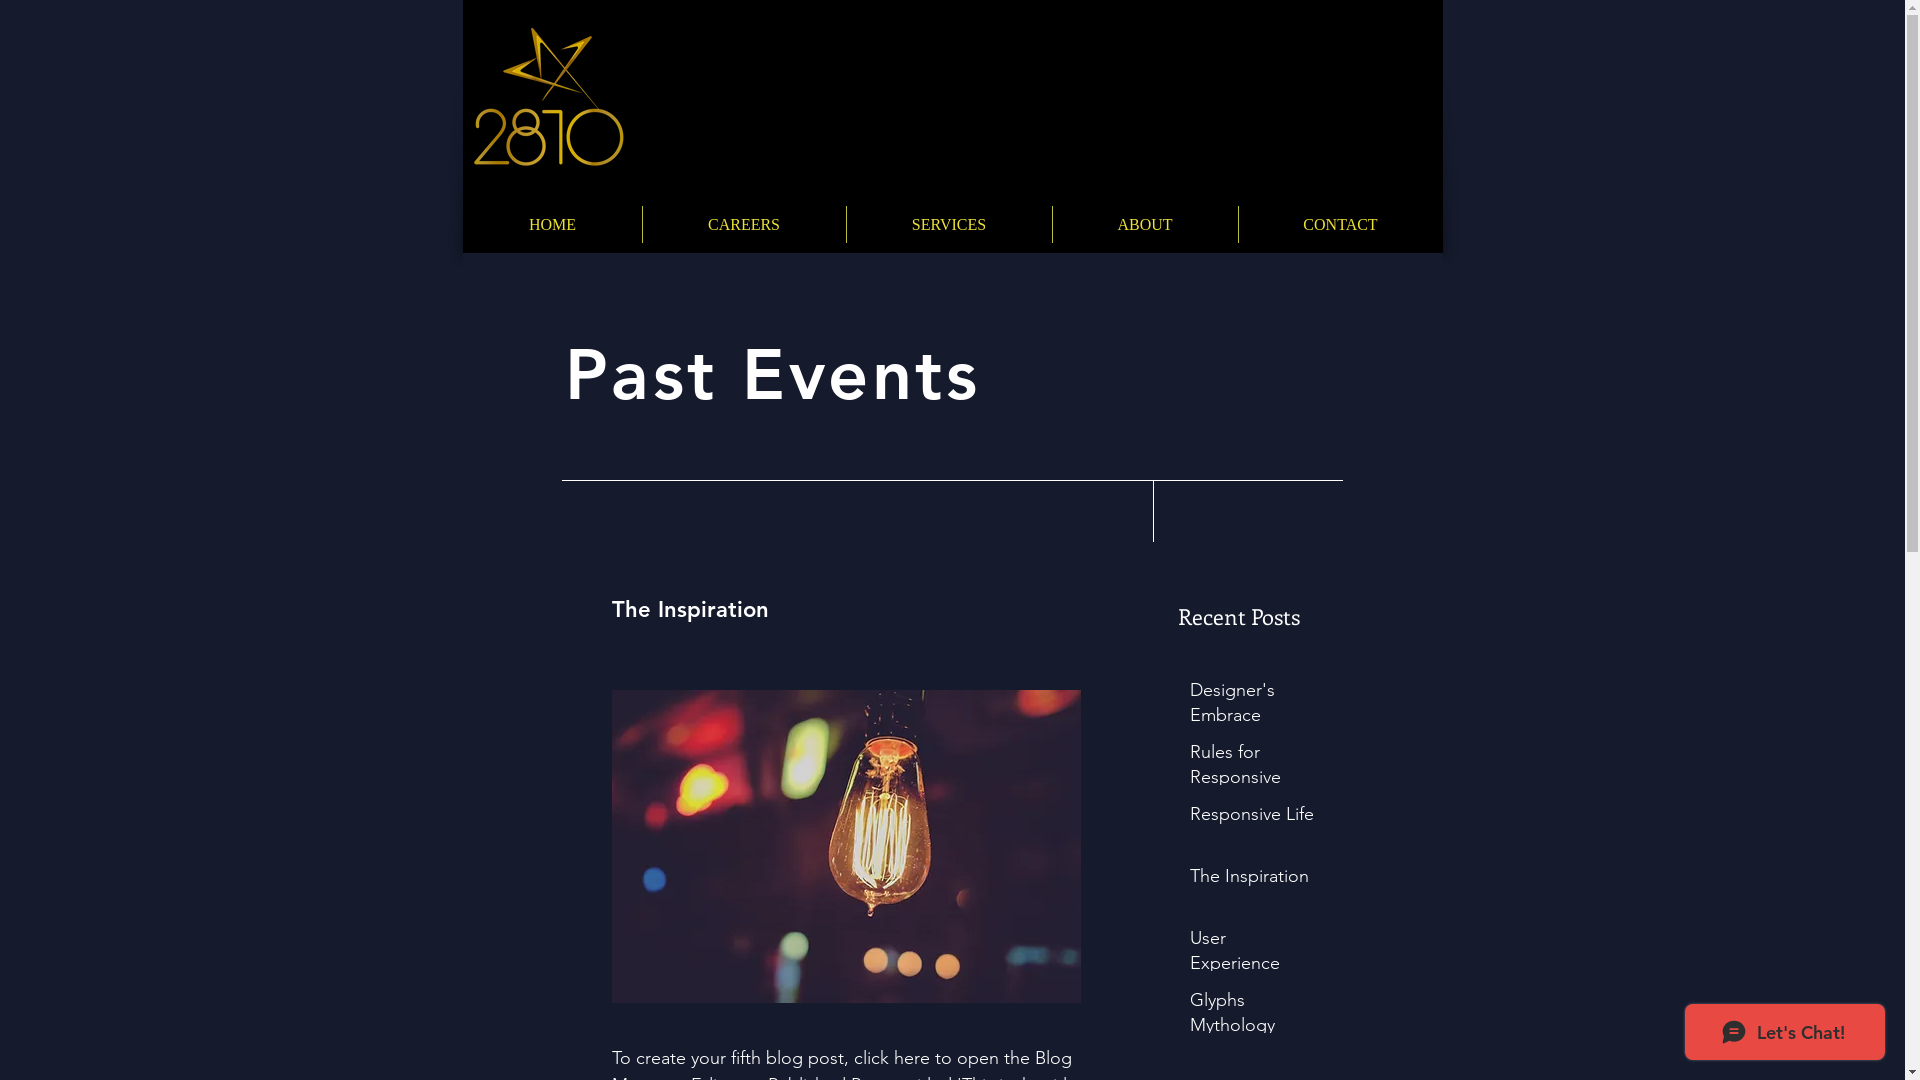 The image size is (1920, 1080). What do you see at coordinates (1252, 879) in the screenshot?
I see `'The Inspiration'` at bounding box center [1252, 879].